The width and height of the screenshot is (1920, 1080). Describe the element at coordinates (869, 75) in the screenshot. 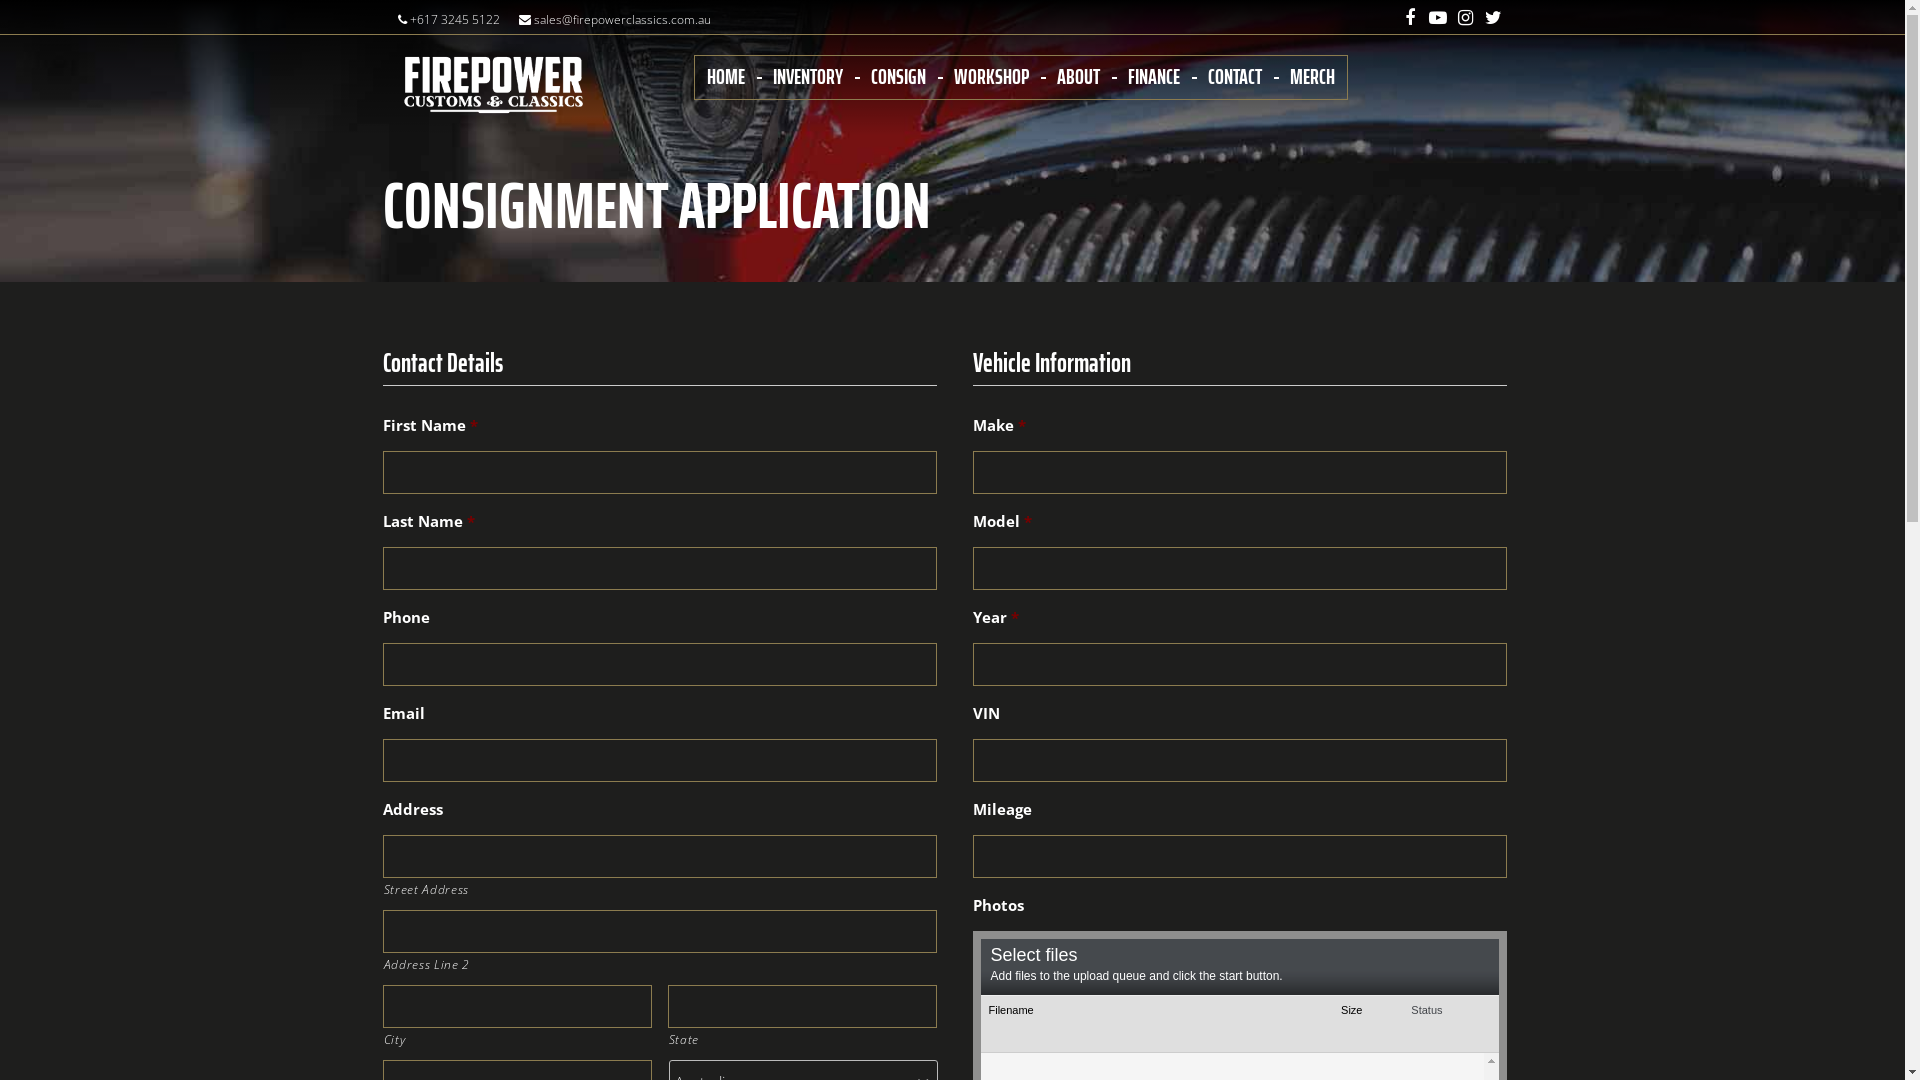

I see `'CONSIGN'` at that location.